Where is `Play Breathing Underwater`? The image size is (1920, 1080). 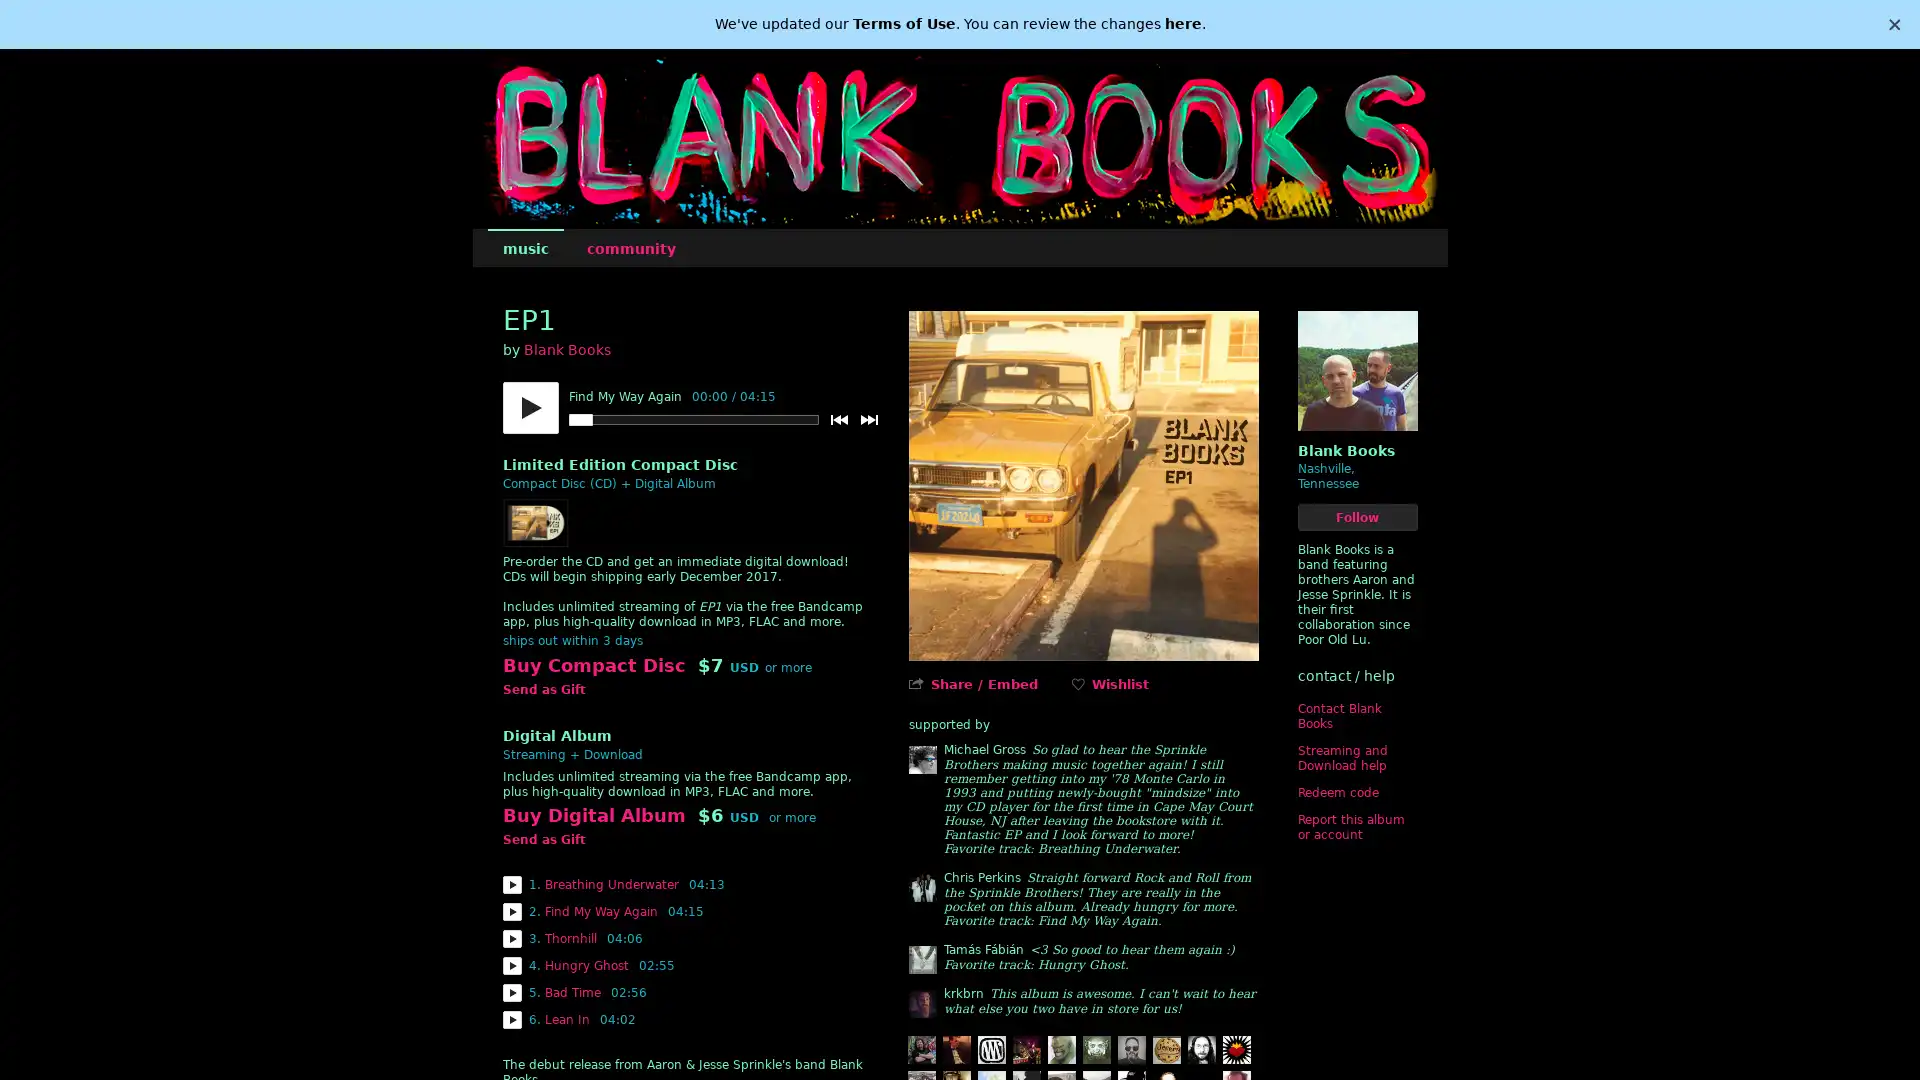
Play Breathing Underwater is located at coordinates (511, 883).